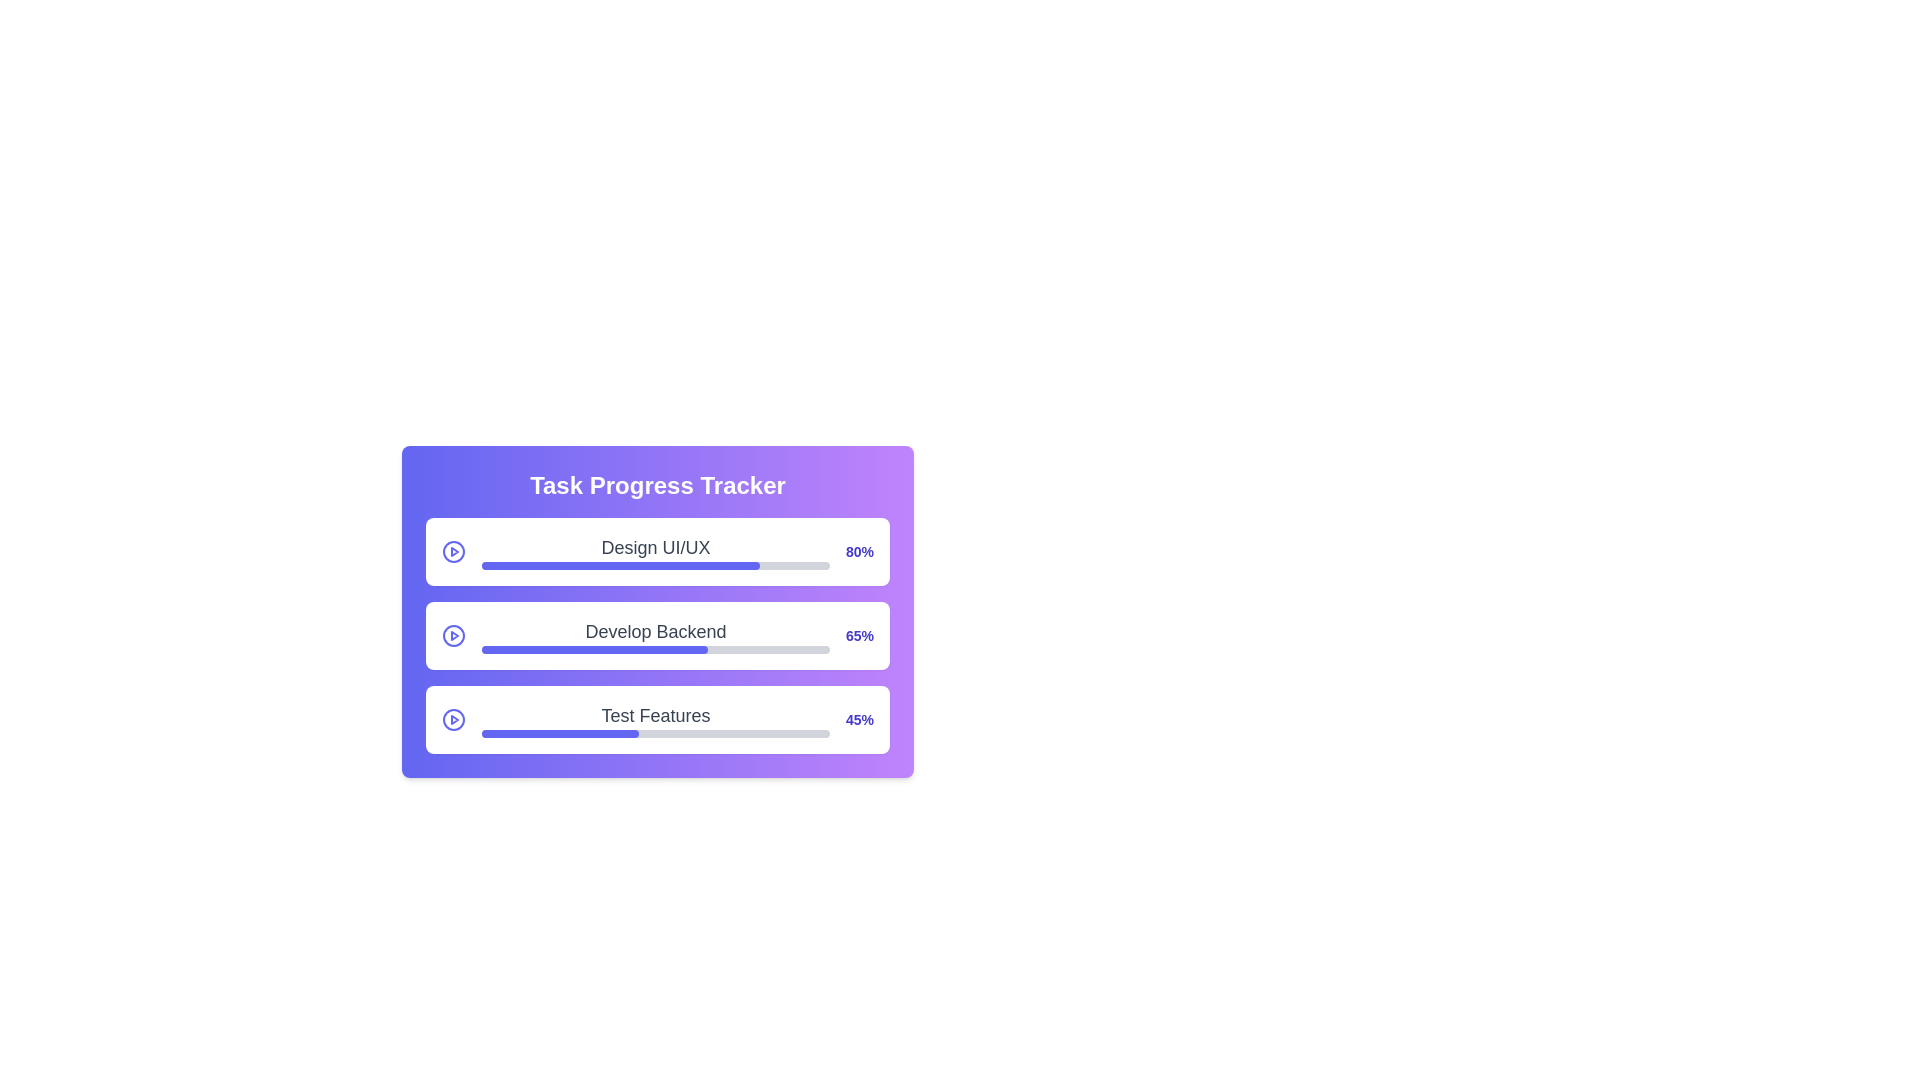 This screenshot has height=1080, width=1920. What do you see at coordinates (859, 636) in the screenshot?
I see `the text label that displays the exact percentage of progress for the 'Develop Backend' task, which is located at the rightmost side of the task progress card` at bounding box center [859, 636].